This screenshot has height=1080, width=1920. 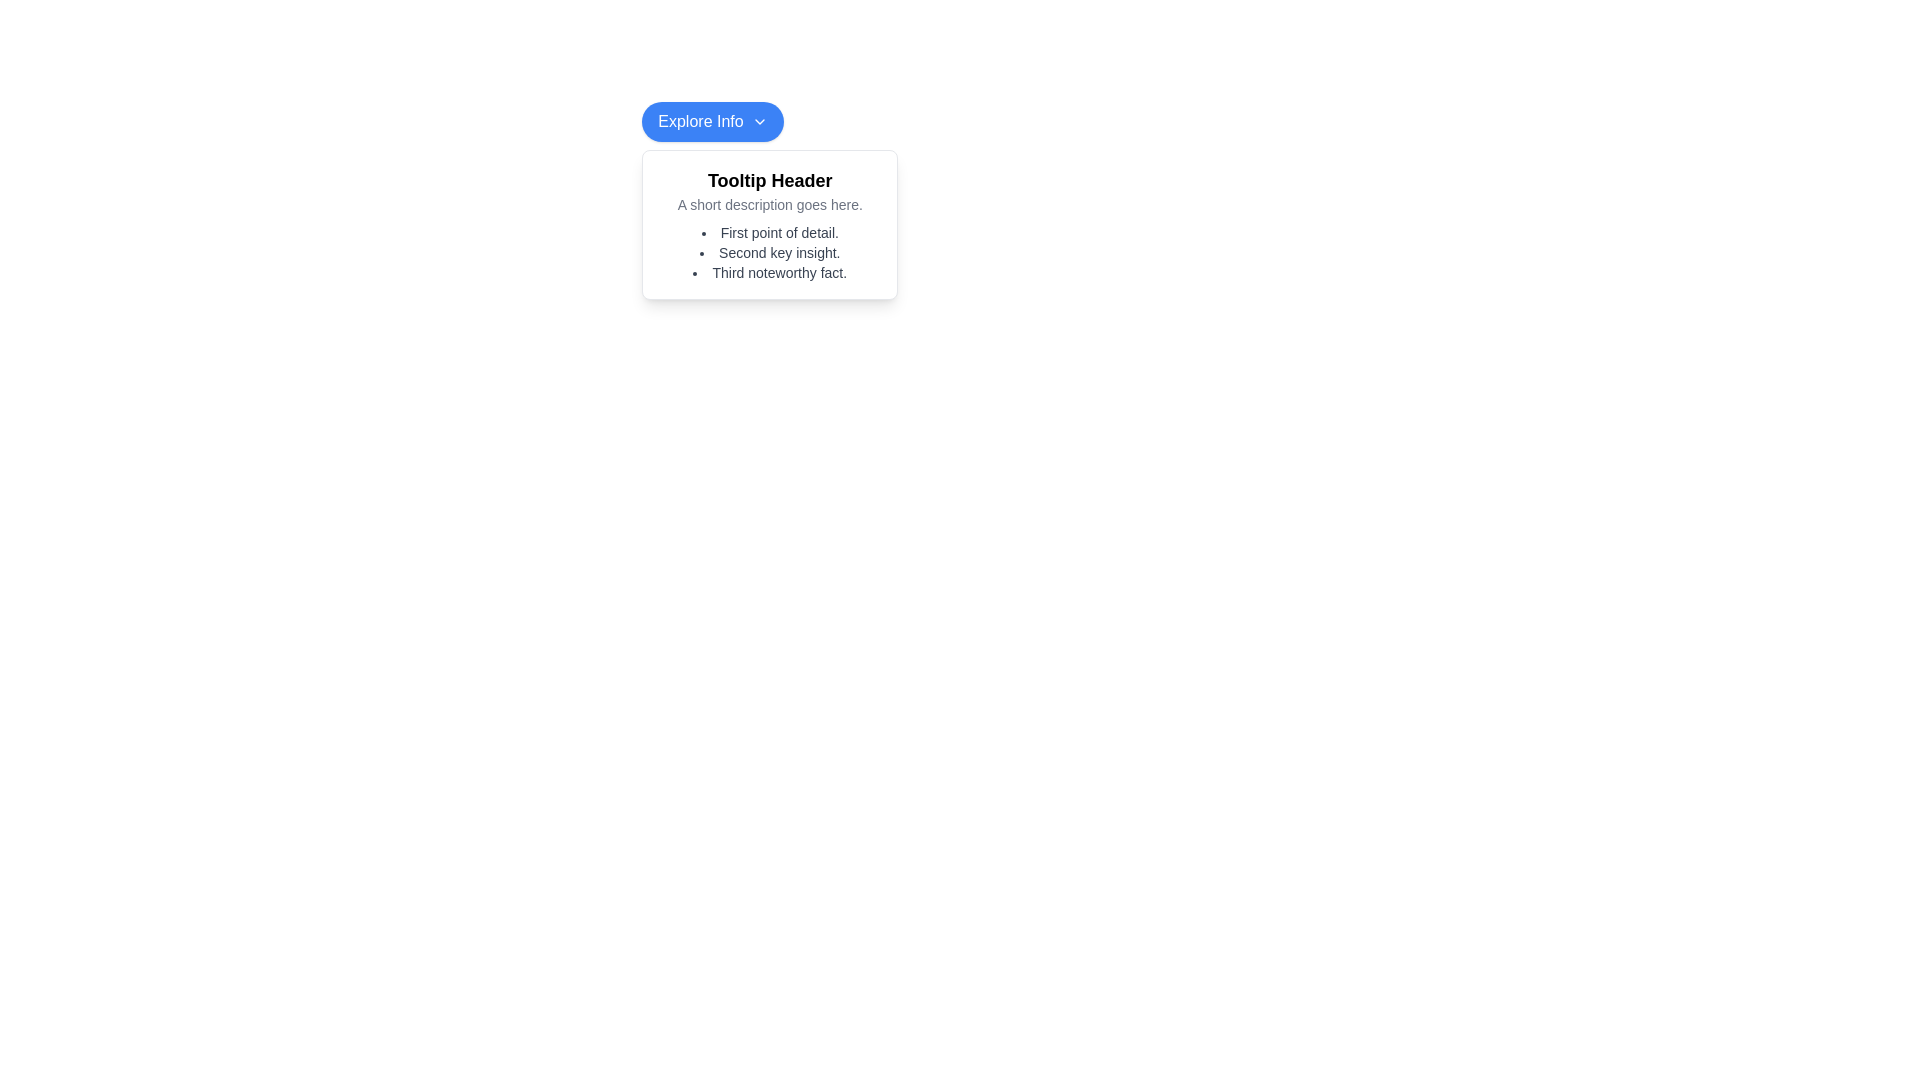 What do you see at coordinates (769, 252) in the screenshot?
I see `text from the bulleted list located in the lower part of the tooltip component, which is positioned below the 'Explore Info' button` at bounding box center [769, 252].